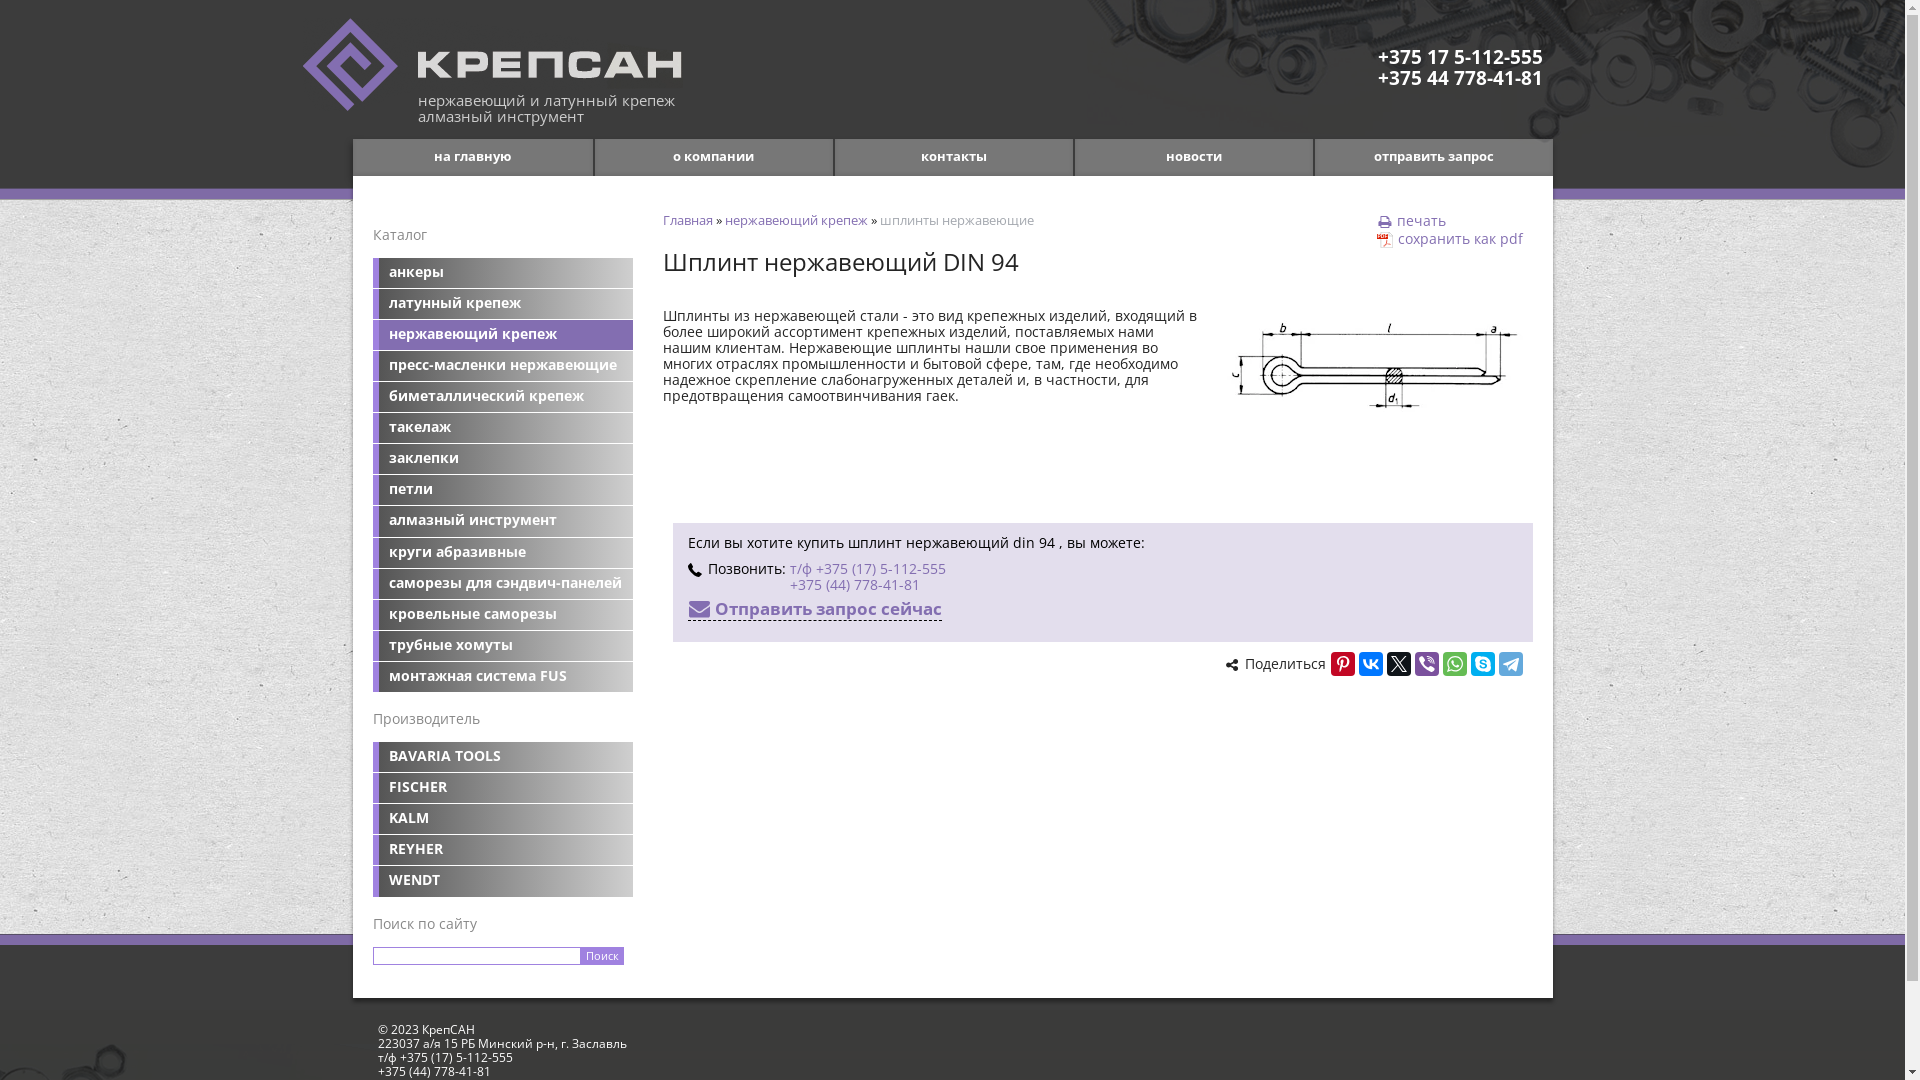 The width and height of the screenshot is (1920, 1080). I want to click on '+375 (44) 778-41-81', so click(854, 584).